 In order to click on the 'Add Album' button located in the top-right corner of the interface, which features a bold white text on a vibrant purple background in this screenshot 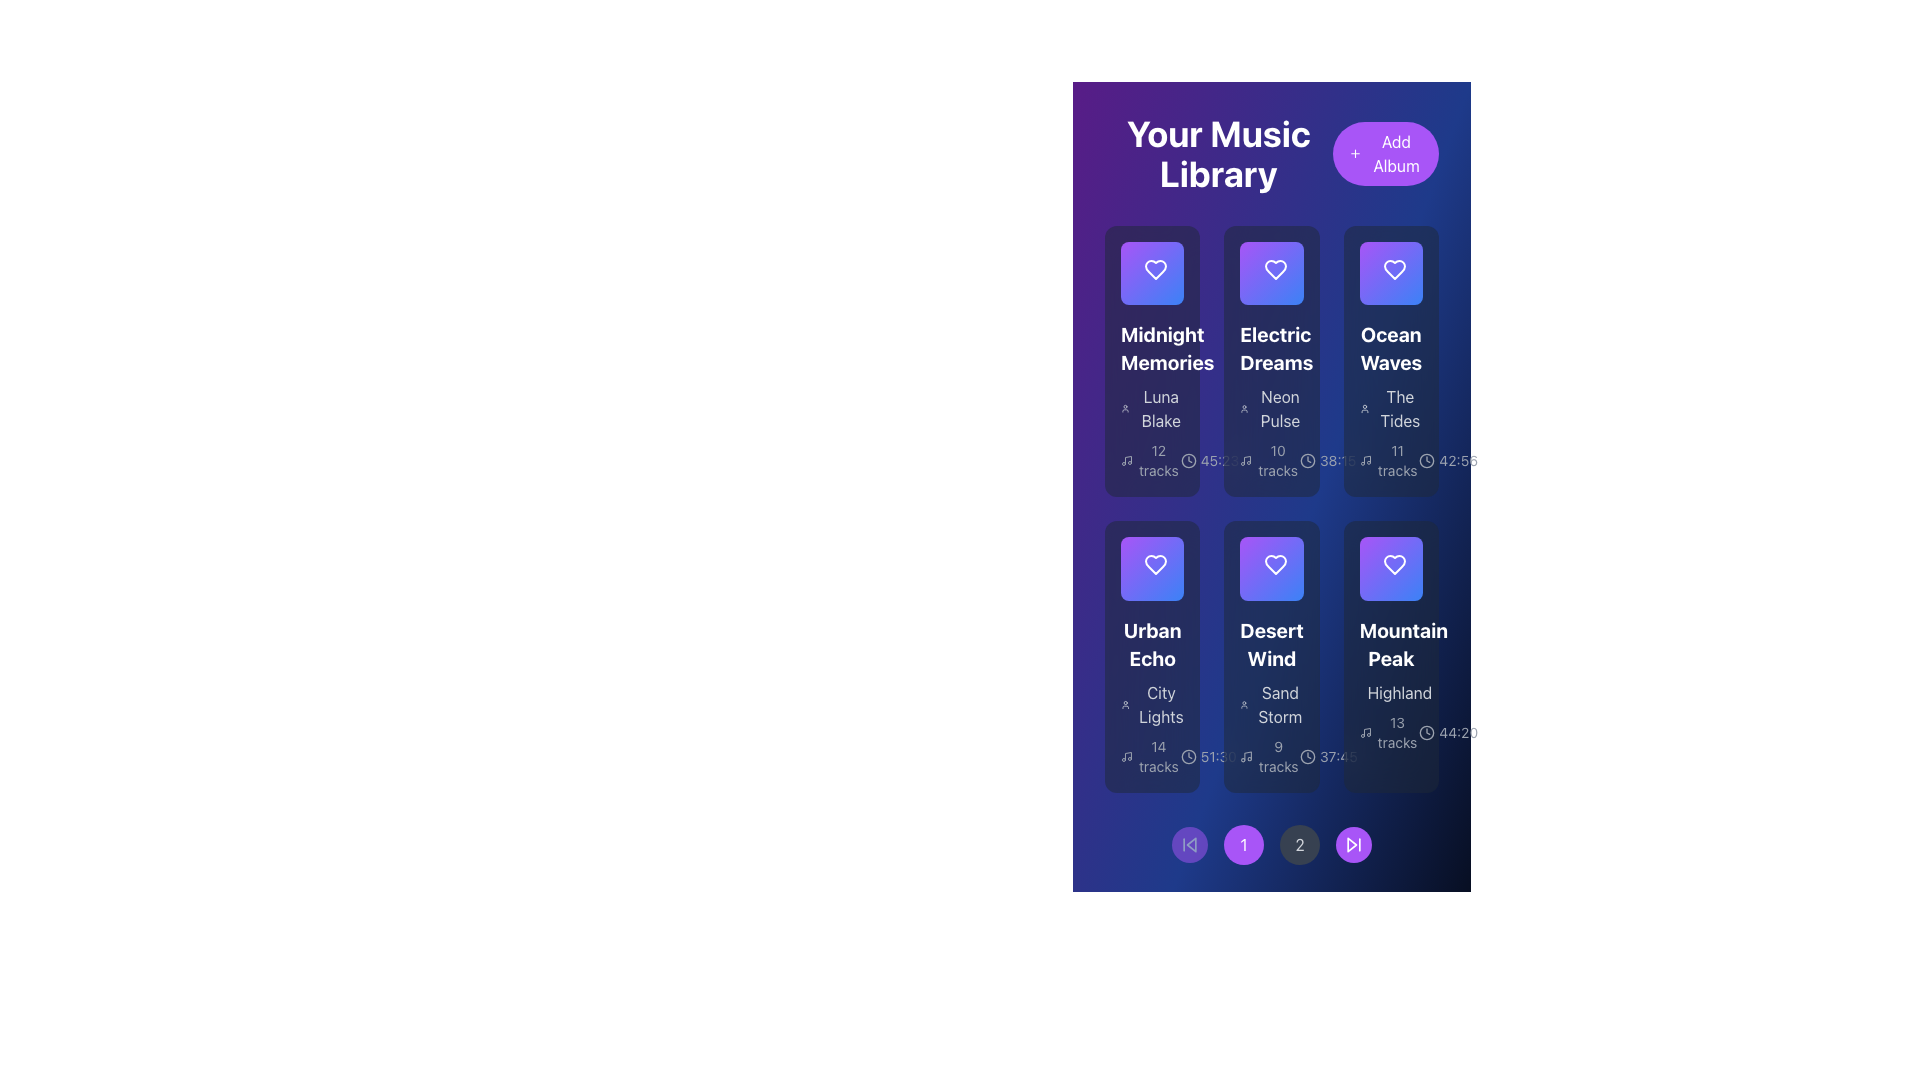, I will do `click(1395, 153)`.